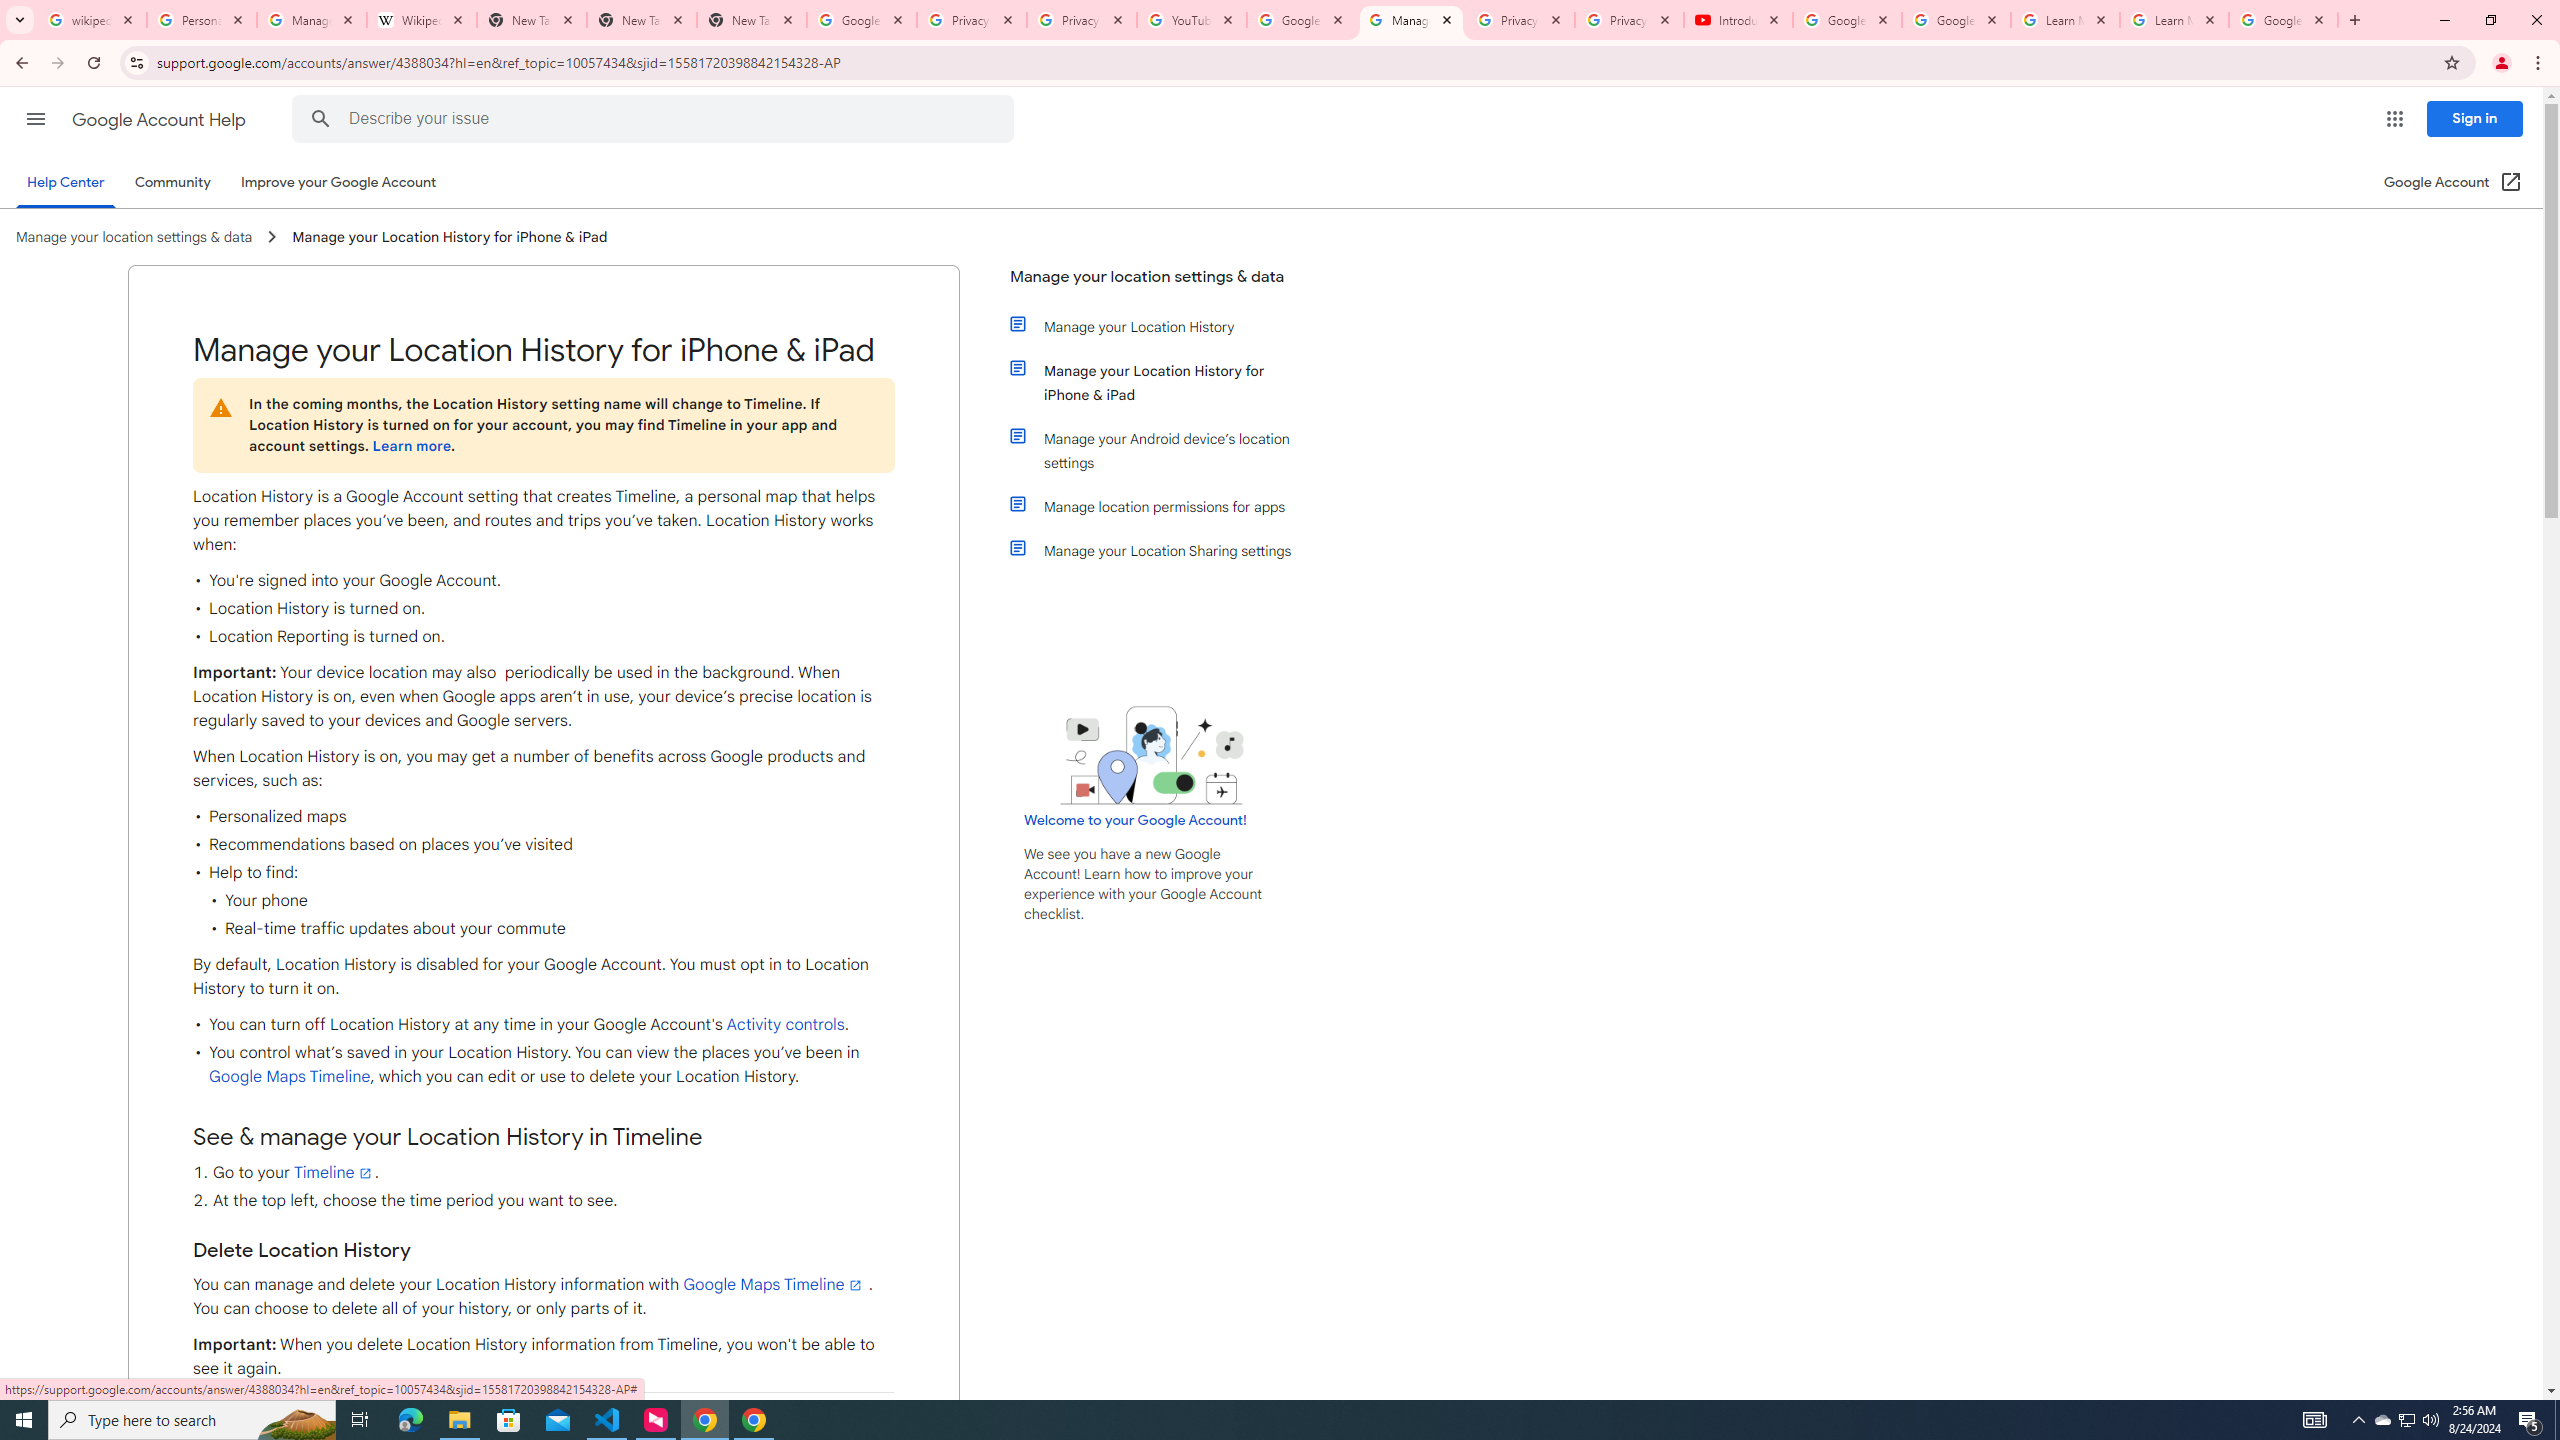 This screenshot has height=1440, width=2560. Describe the element at coordinates (1134, 819) in the screenshot. I see `'Welcome to your Google Account!'` at that location.